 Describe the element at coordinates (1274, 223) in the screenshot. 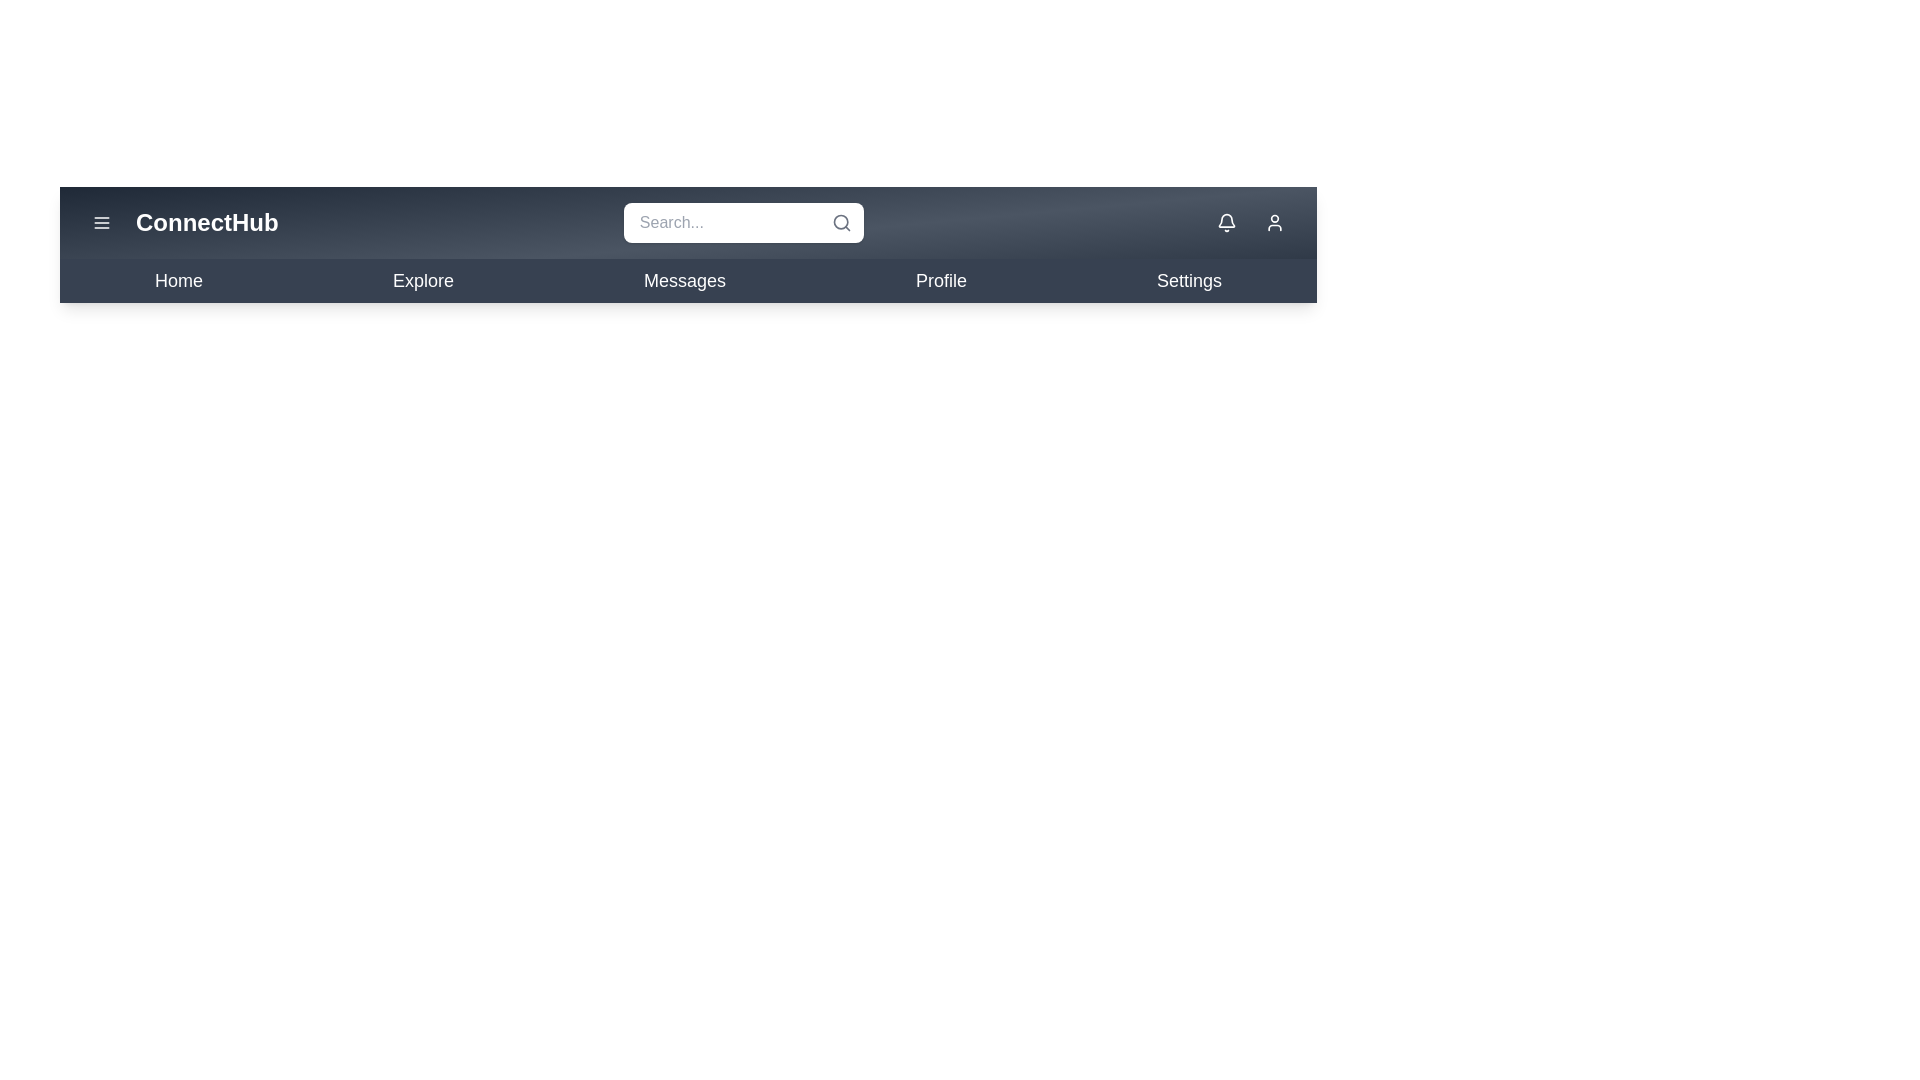

I see `the user icon to access profile options` at that location.